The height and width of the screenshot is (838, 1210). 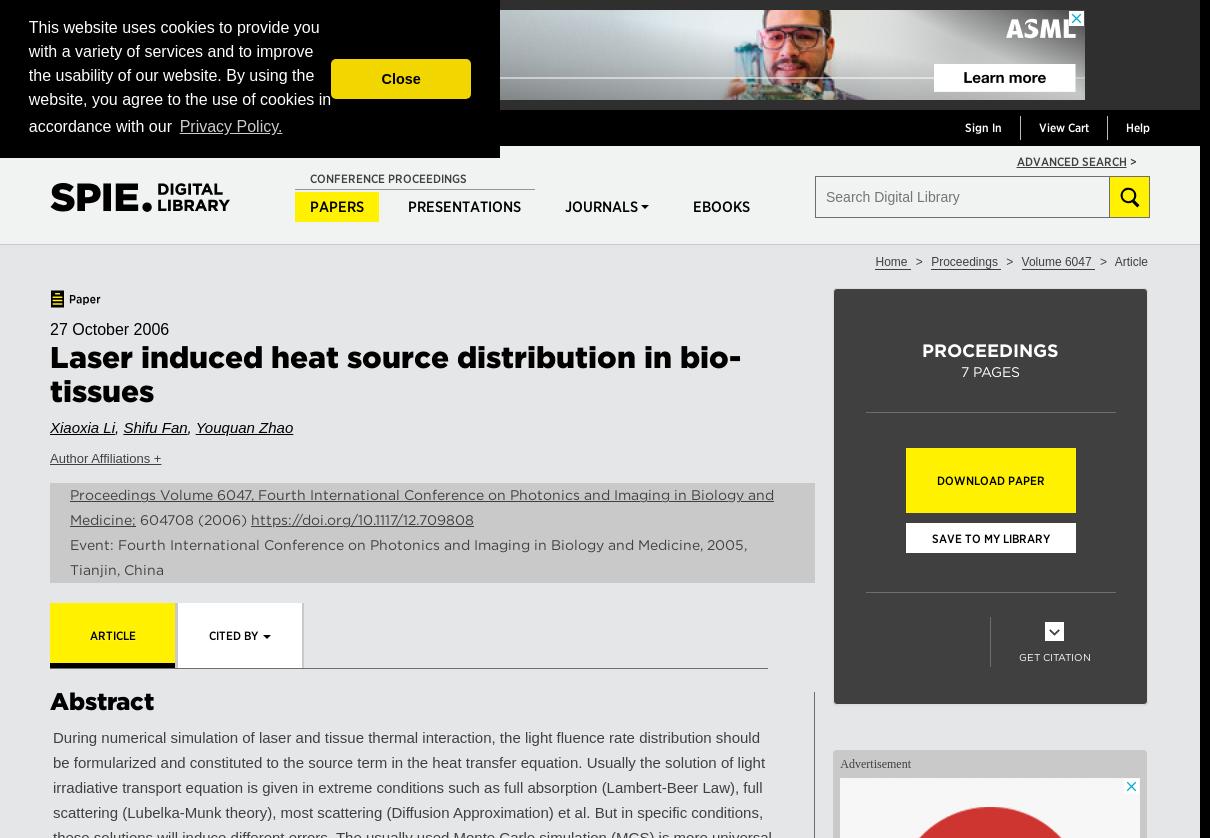 I want to click on 'Privacy Policy.', so click(x=229, y=126).